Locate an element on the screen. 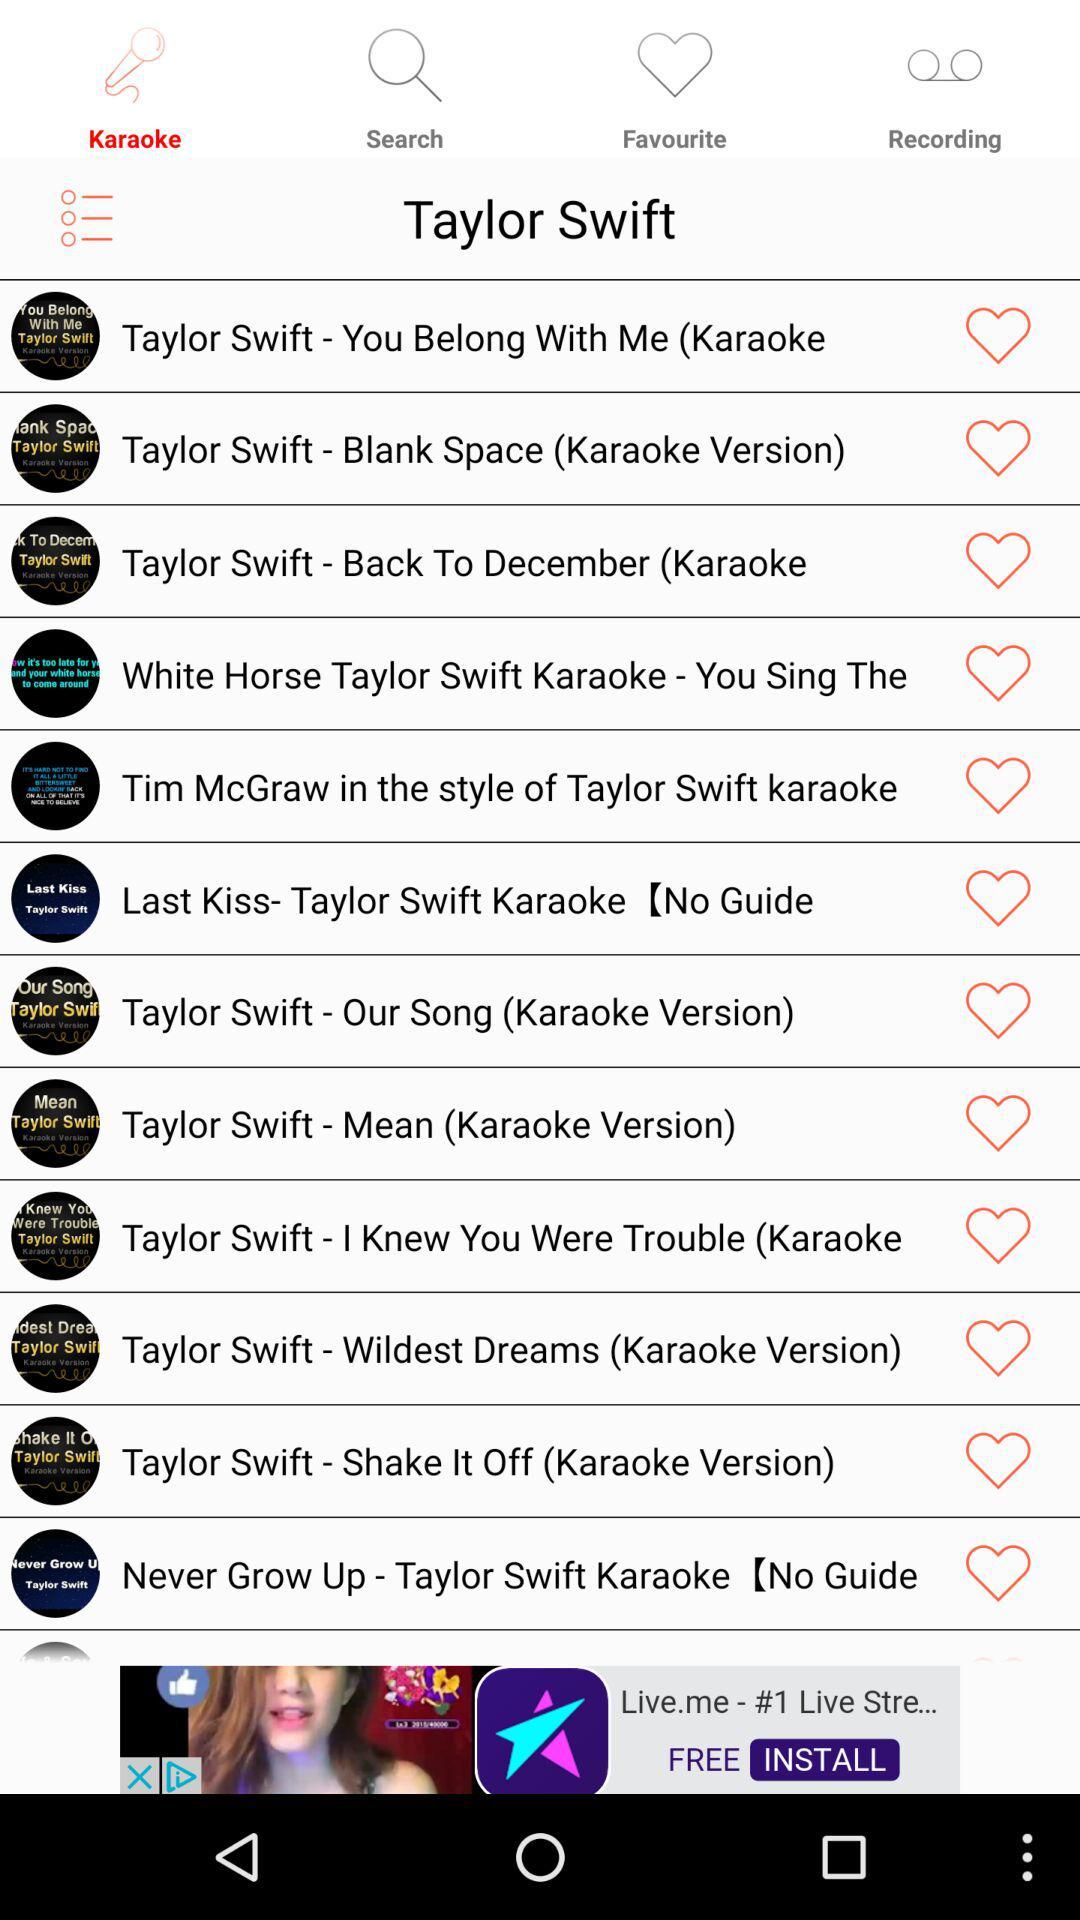 This screenshot has height=1920, width=1080. song is located at coordinates (998, 1235).